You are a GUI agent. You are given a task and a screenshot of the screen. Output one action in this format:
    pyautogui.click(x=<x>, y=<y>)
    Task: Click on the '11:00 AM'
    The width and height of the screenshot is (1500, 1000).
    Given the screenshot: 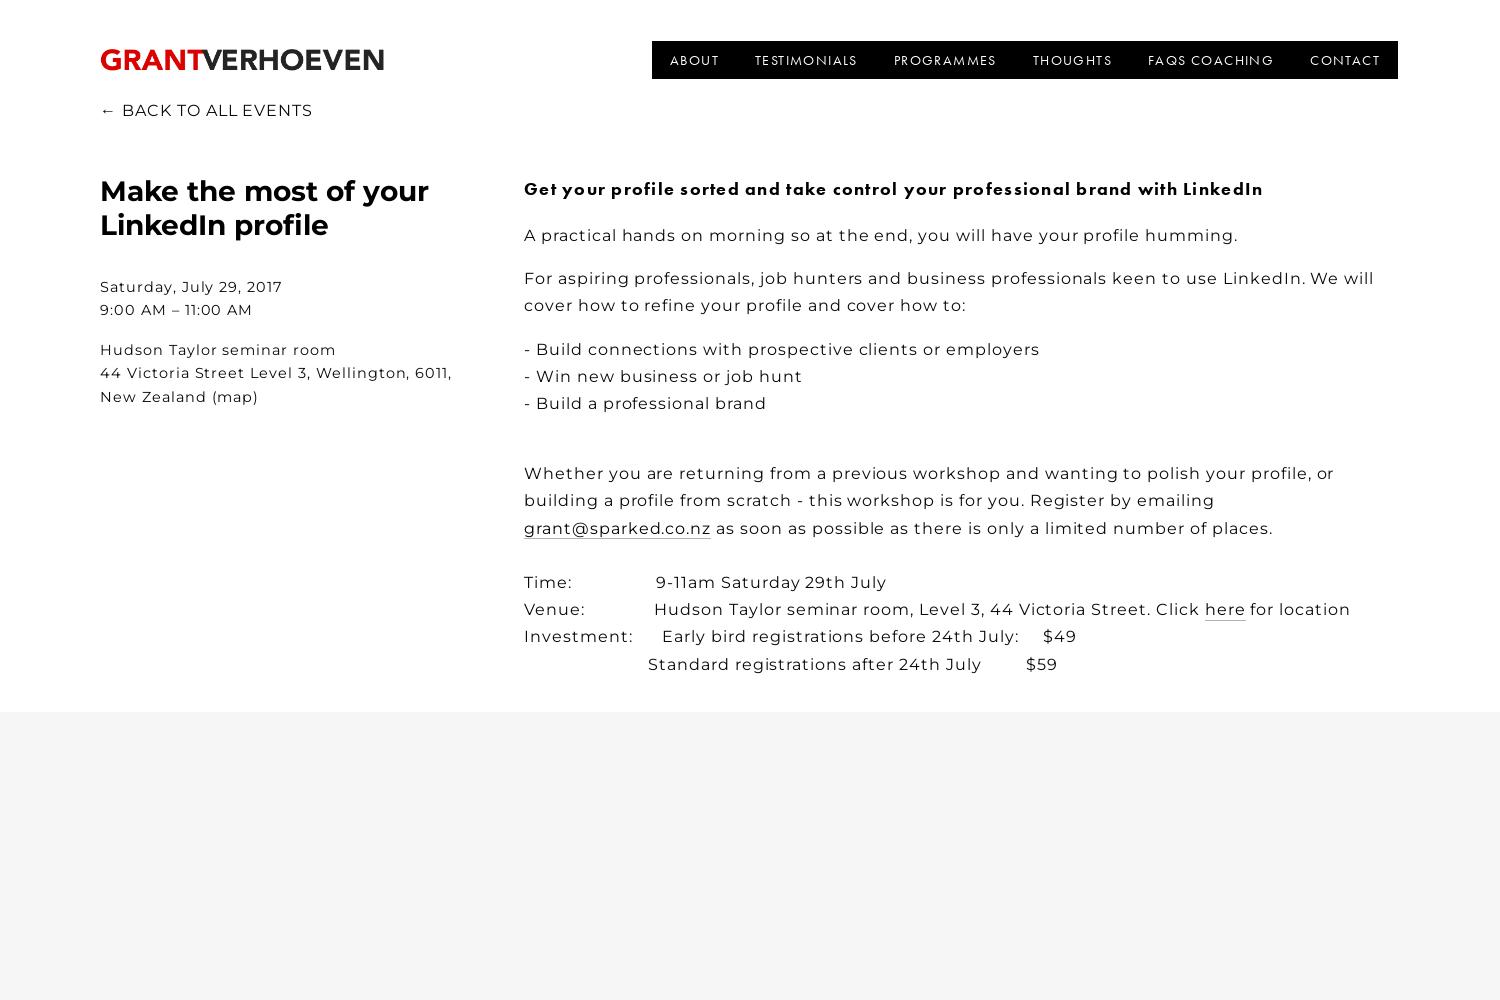 What is the action you would take?
    pyautogui.click(x=217, y=310)
    